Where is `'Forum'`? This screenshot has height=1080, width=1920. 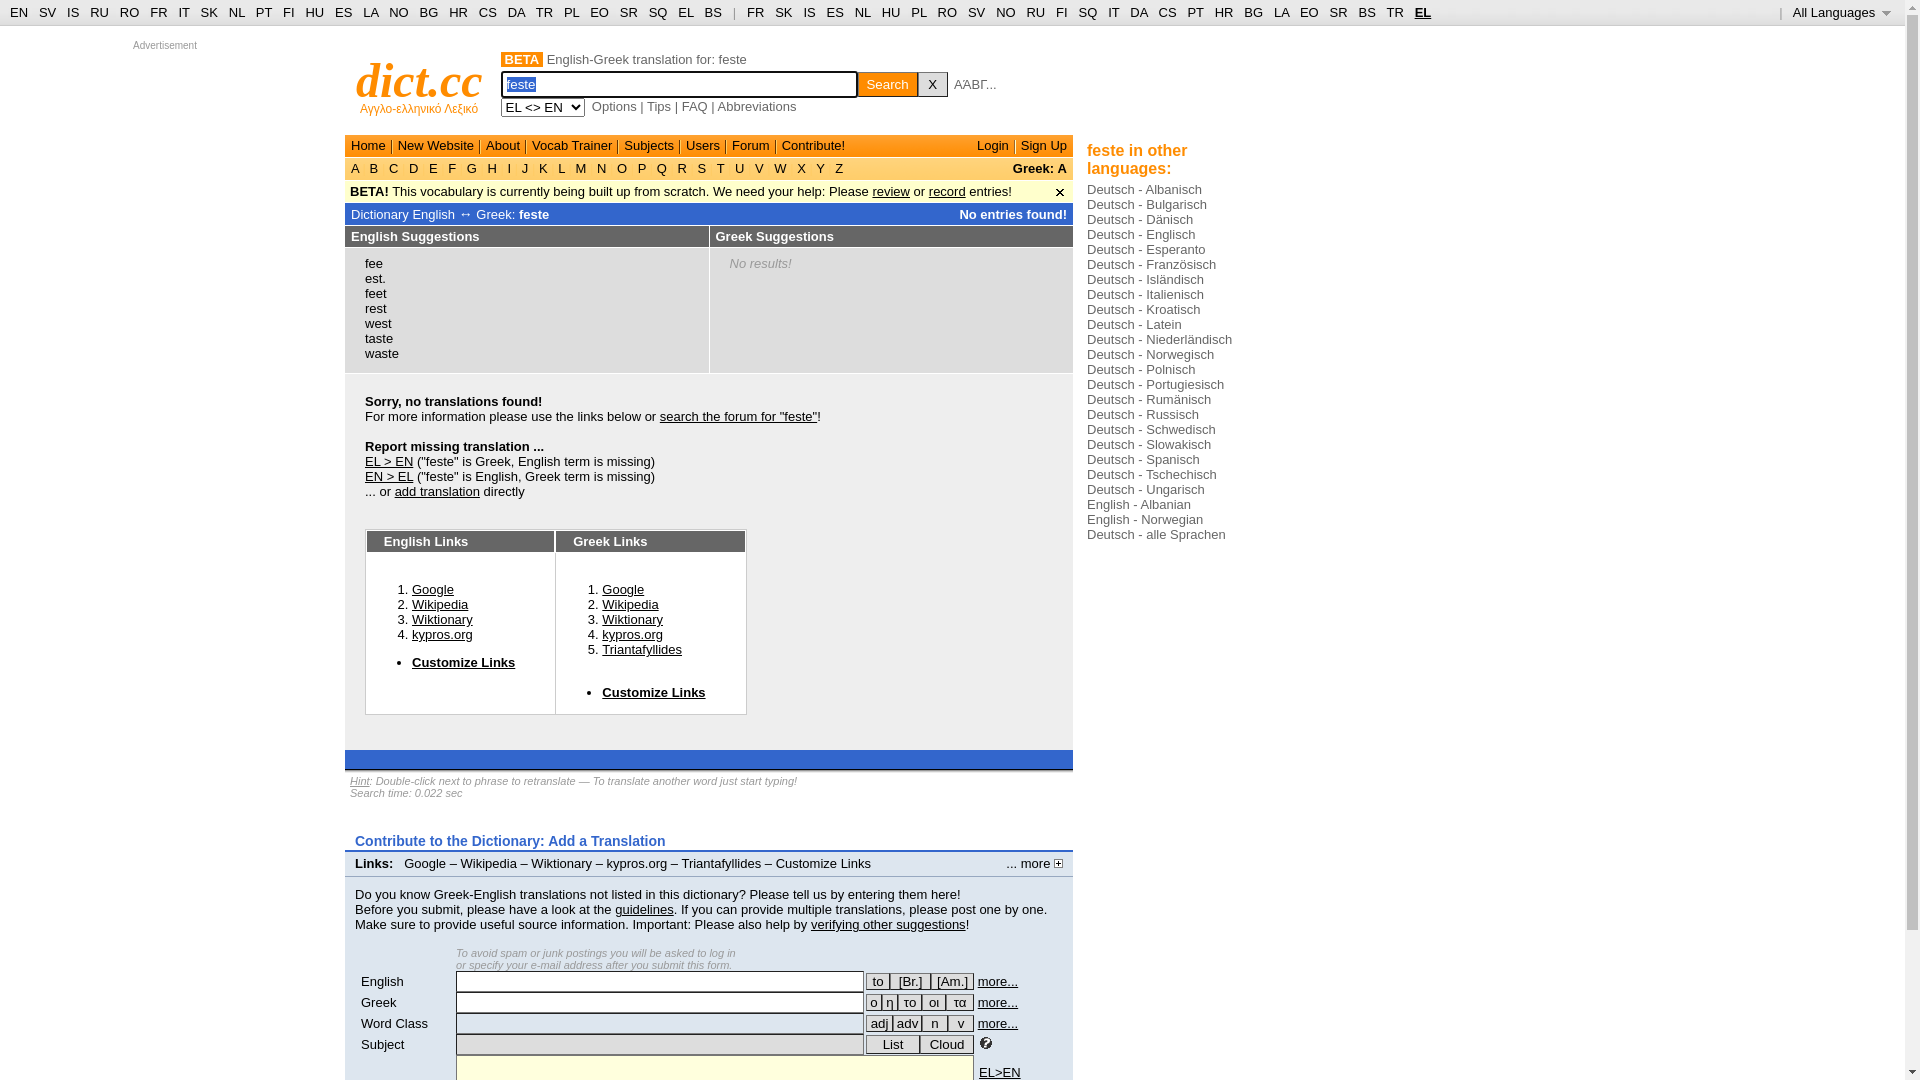
'Forum' is located at coordinates (749, 144).